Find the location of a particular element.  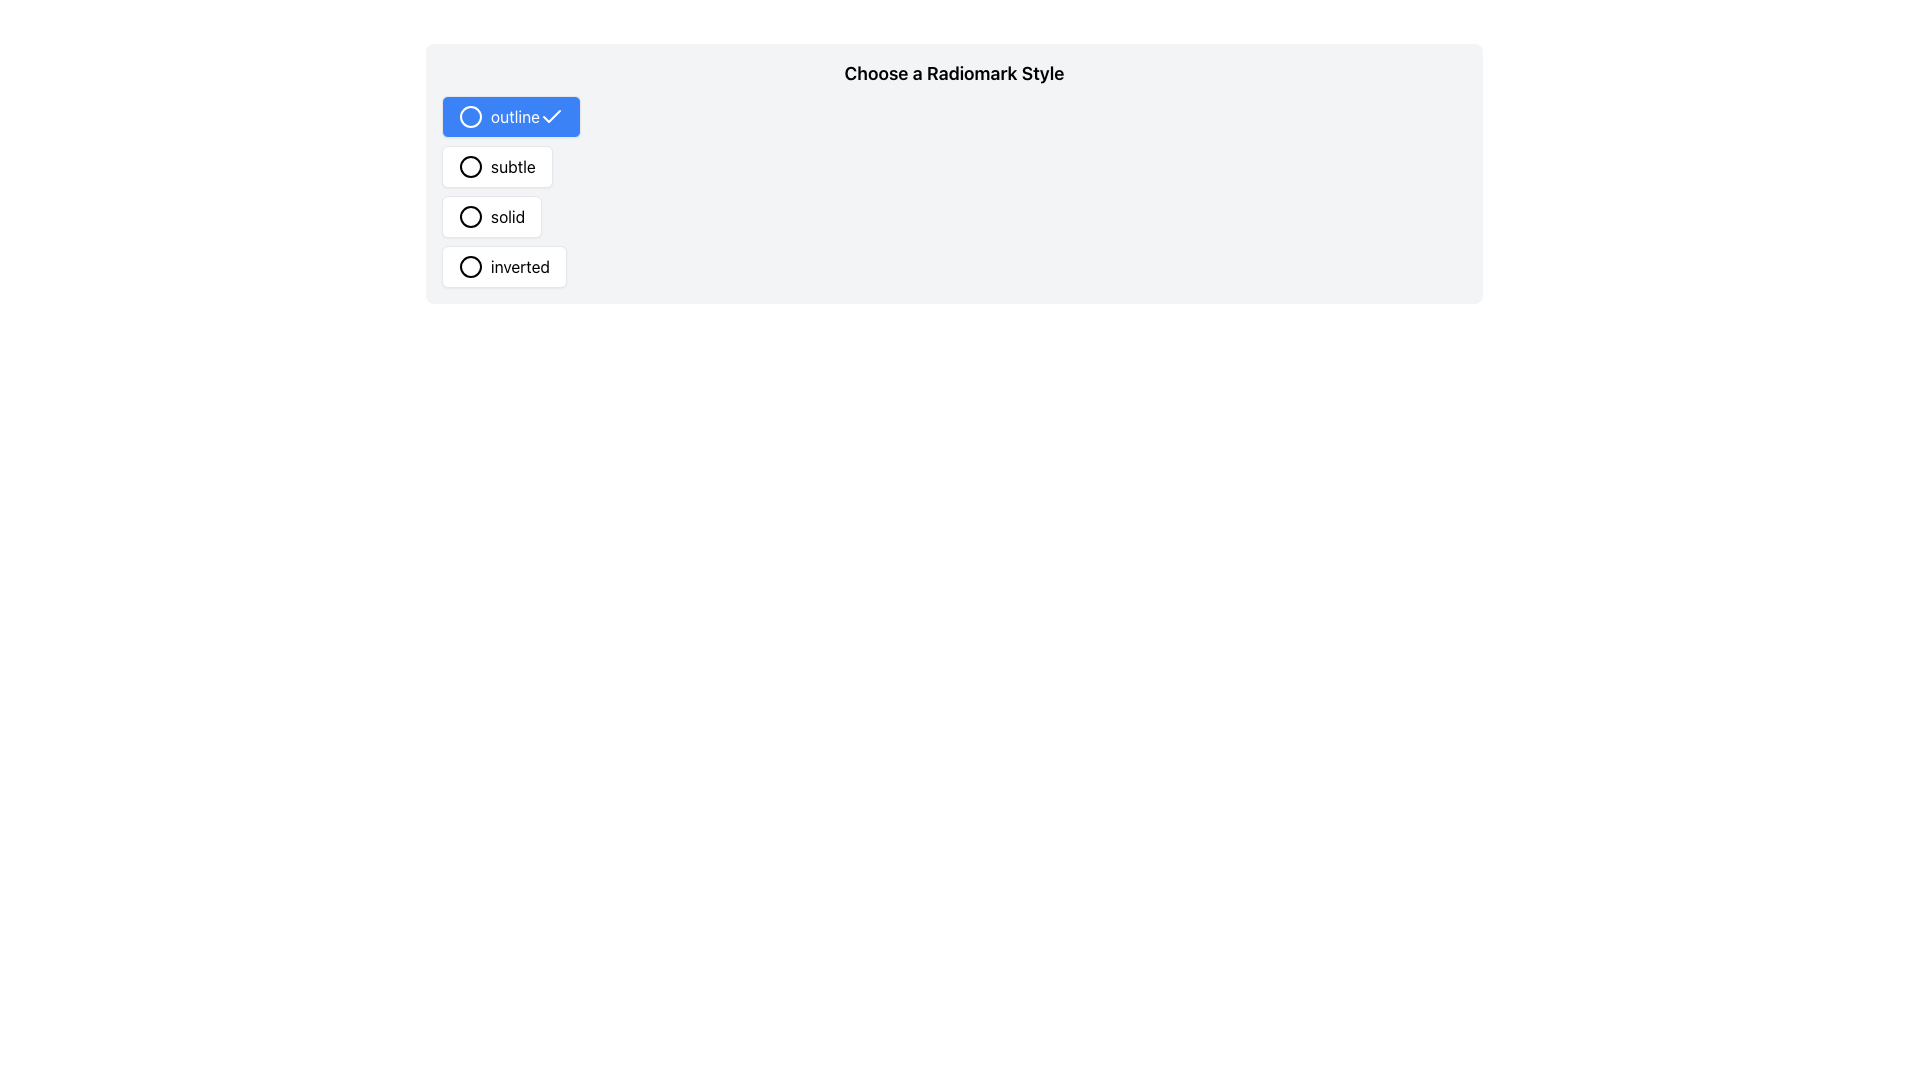

the circular icon positioned to the left of the text 'solid' in the button-like component located in the middle-right area of the menu is located at coordinates (469, 216).